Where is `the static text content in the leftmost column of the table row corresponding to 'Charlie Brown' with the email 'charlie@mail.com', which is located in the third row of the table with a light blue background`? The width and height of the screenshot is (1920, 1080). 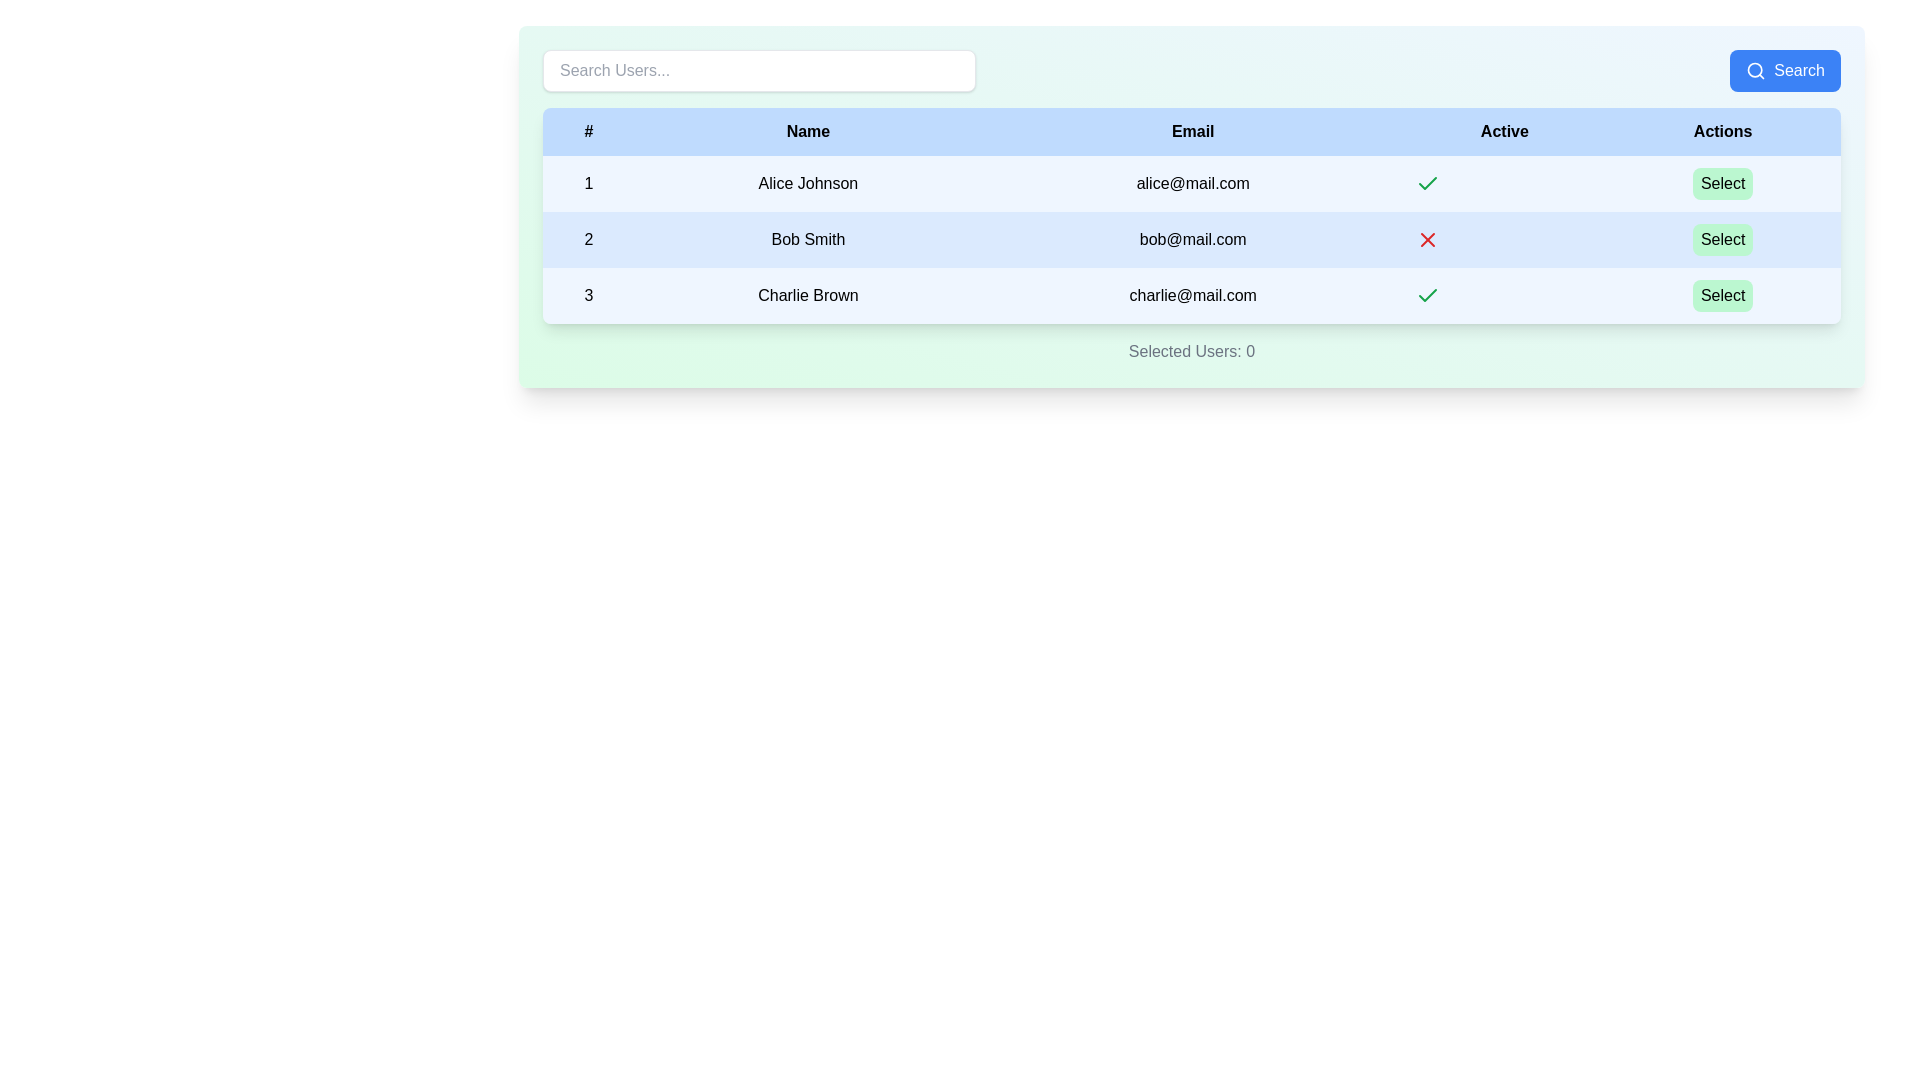 the static text content in the leftmost column of the table row corresponding to 'Charlie Brown' with the email 'charlie@mail.com', which is located in the third row of the table with a light blue background is located at coordinates (587, 296).